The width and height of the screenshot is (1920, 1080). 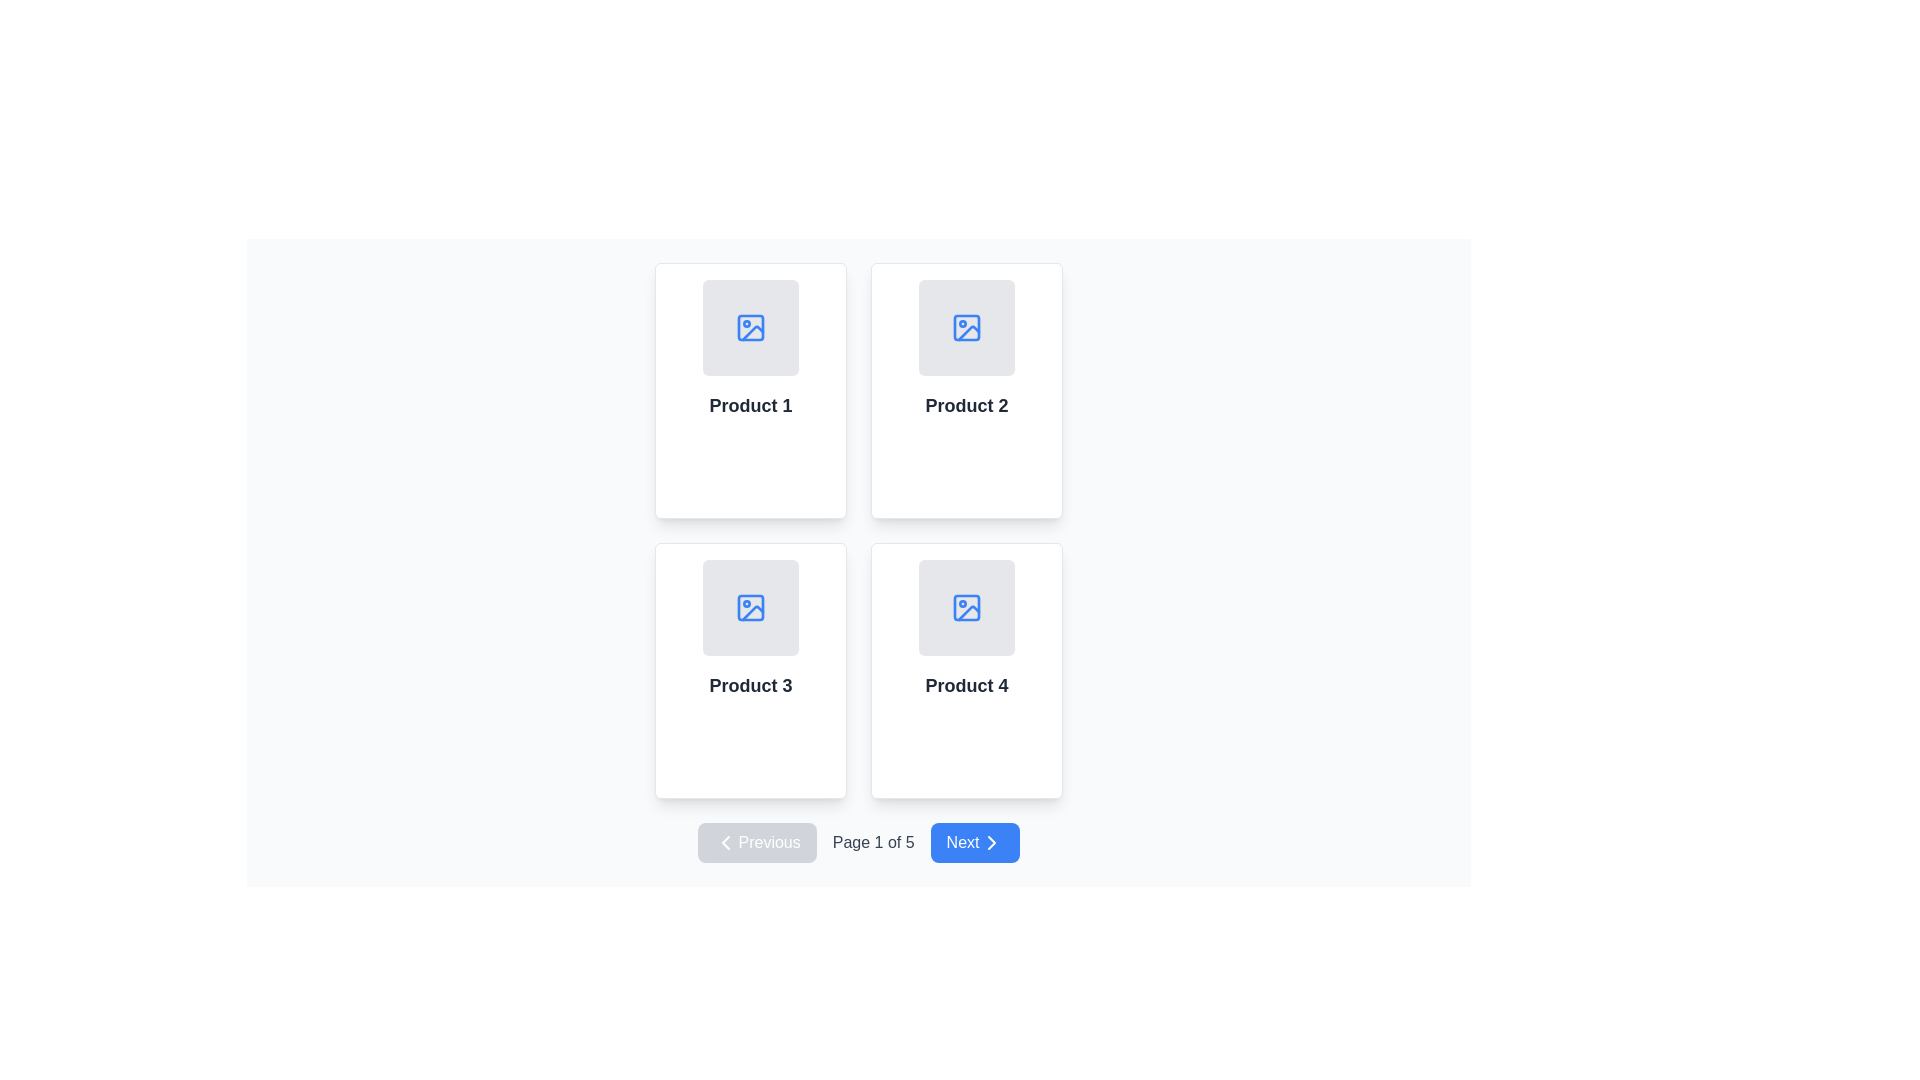 What do you see at coordinates (966, 326) in the screenshot?
I see `the icon placeholder representing 'Product 2' located at the top center of the 'Product 2' card` at bounding box center [966, 326].